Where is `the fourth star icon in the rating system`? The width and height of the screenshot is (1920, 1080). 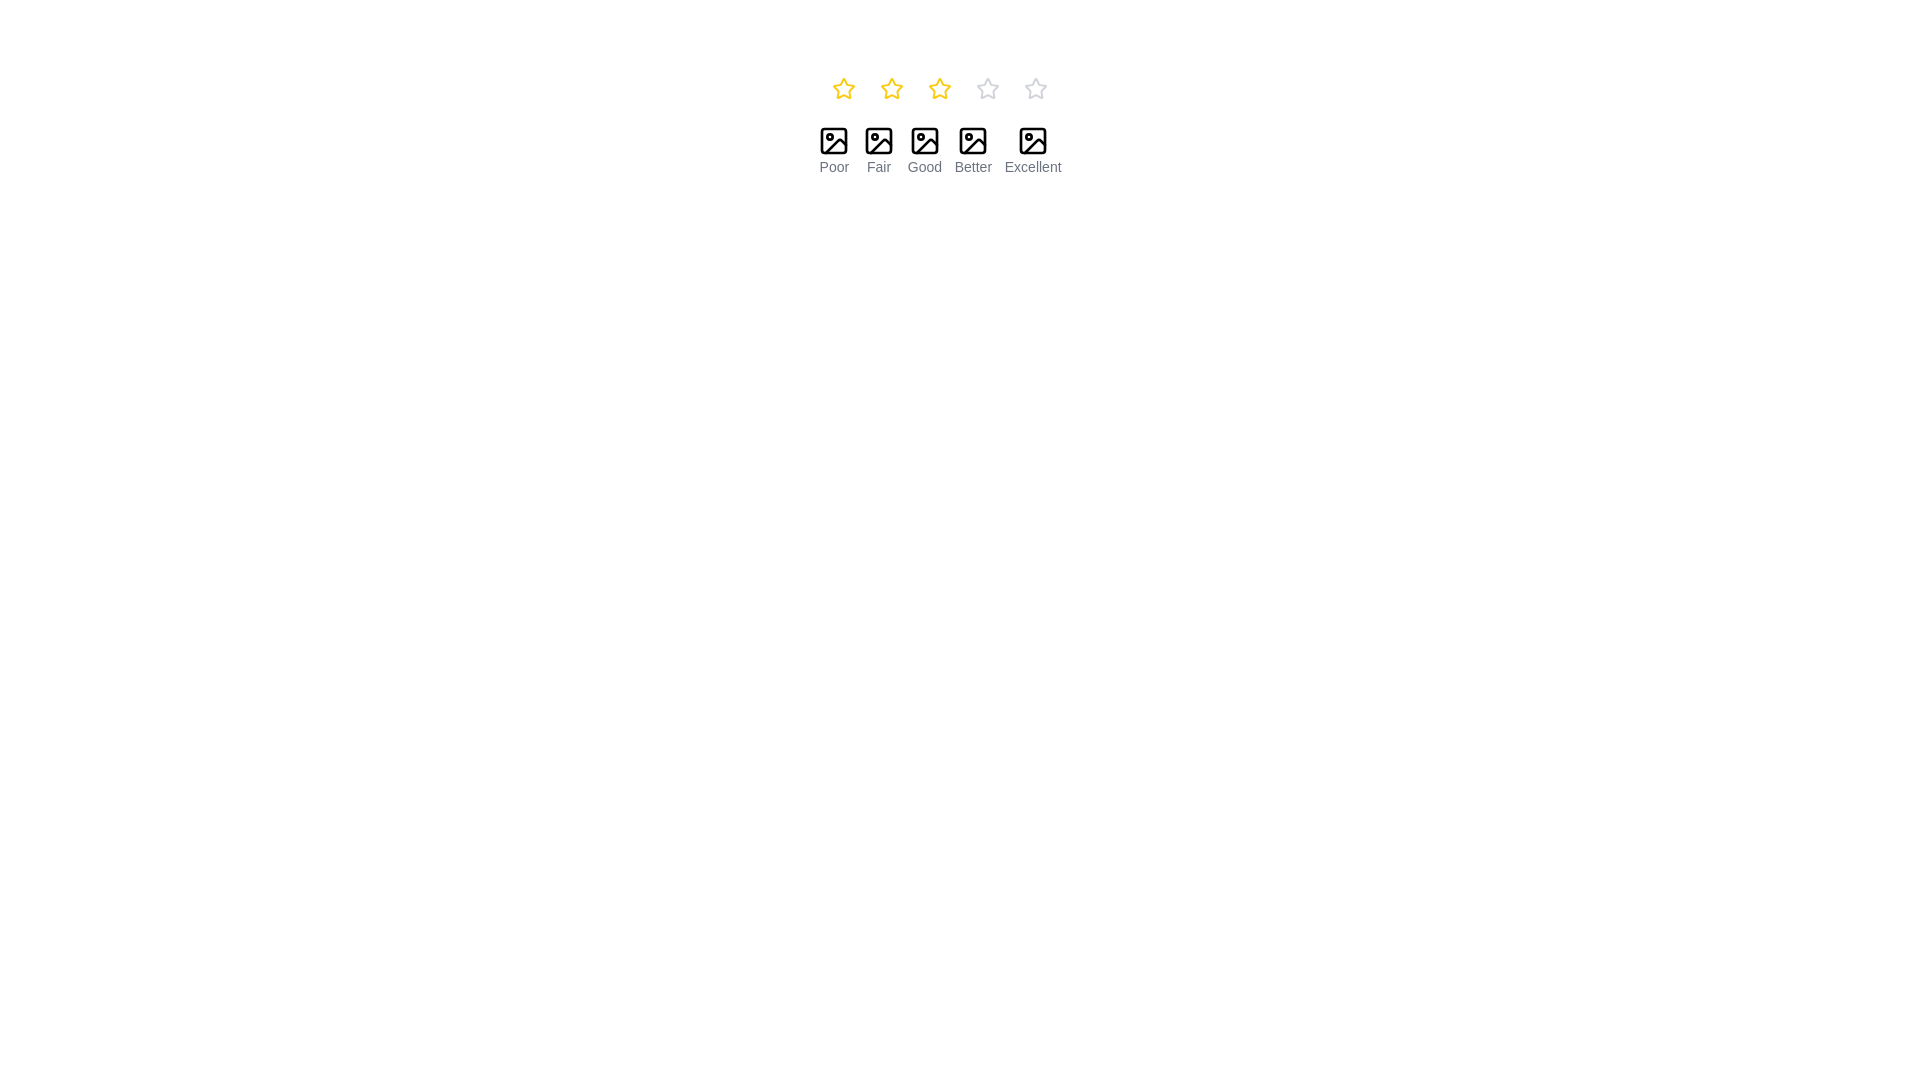
the fourth star icon in the rating system is located at coordinates (988, 87).